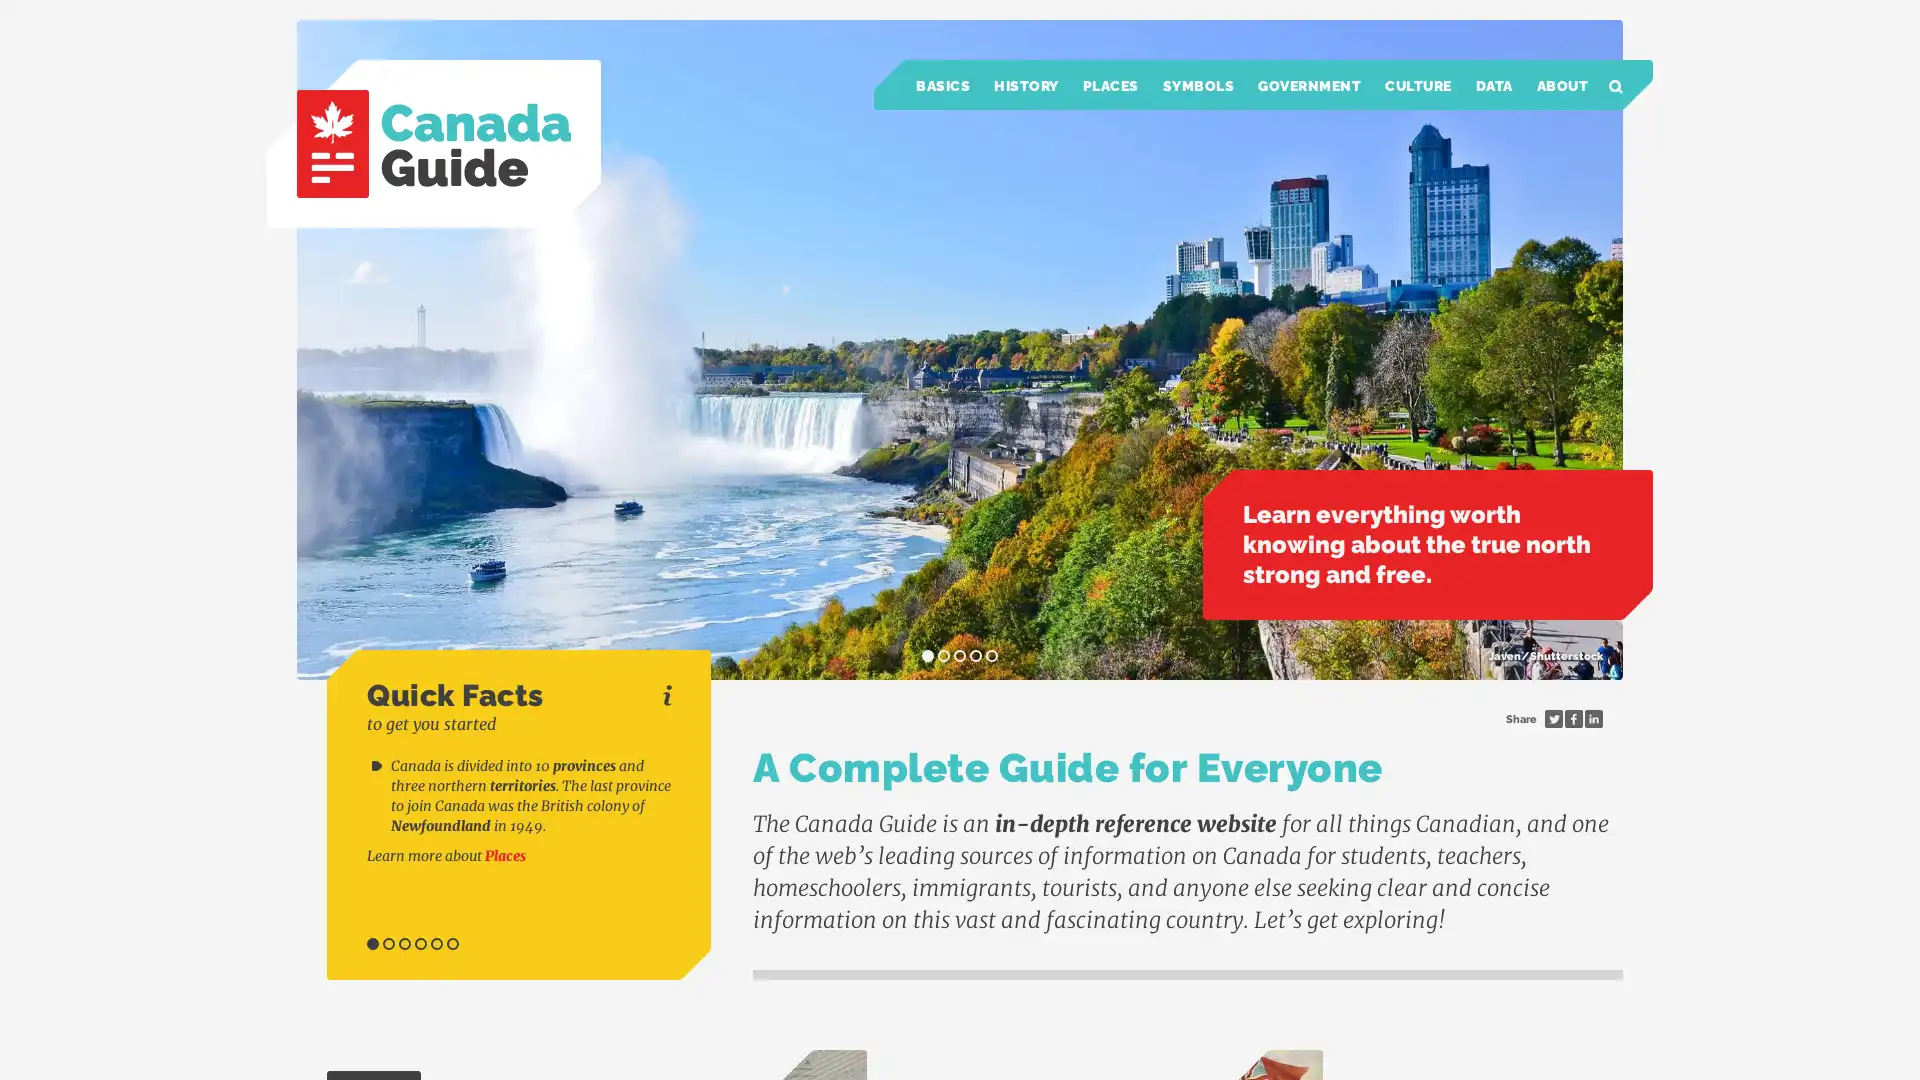 This screenshot has height=1080, width=1920. What do you see at coordinates (388, 944) in the screenshot?
I see `Go to slide 2` at bounding box center [388, 944].